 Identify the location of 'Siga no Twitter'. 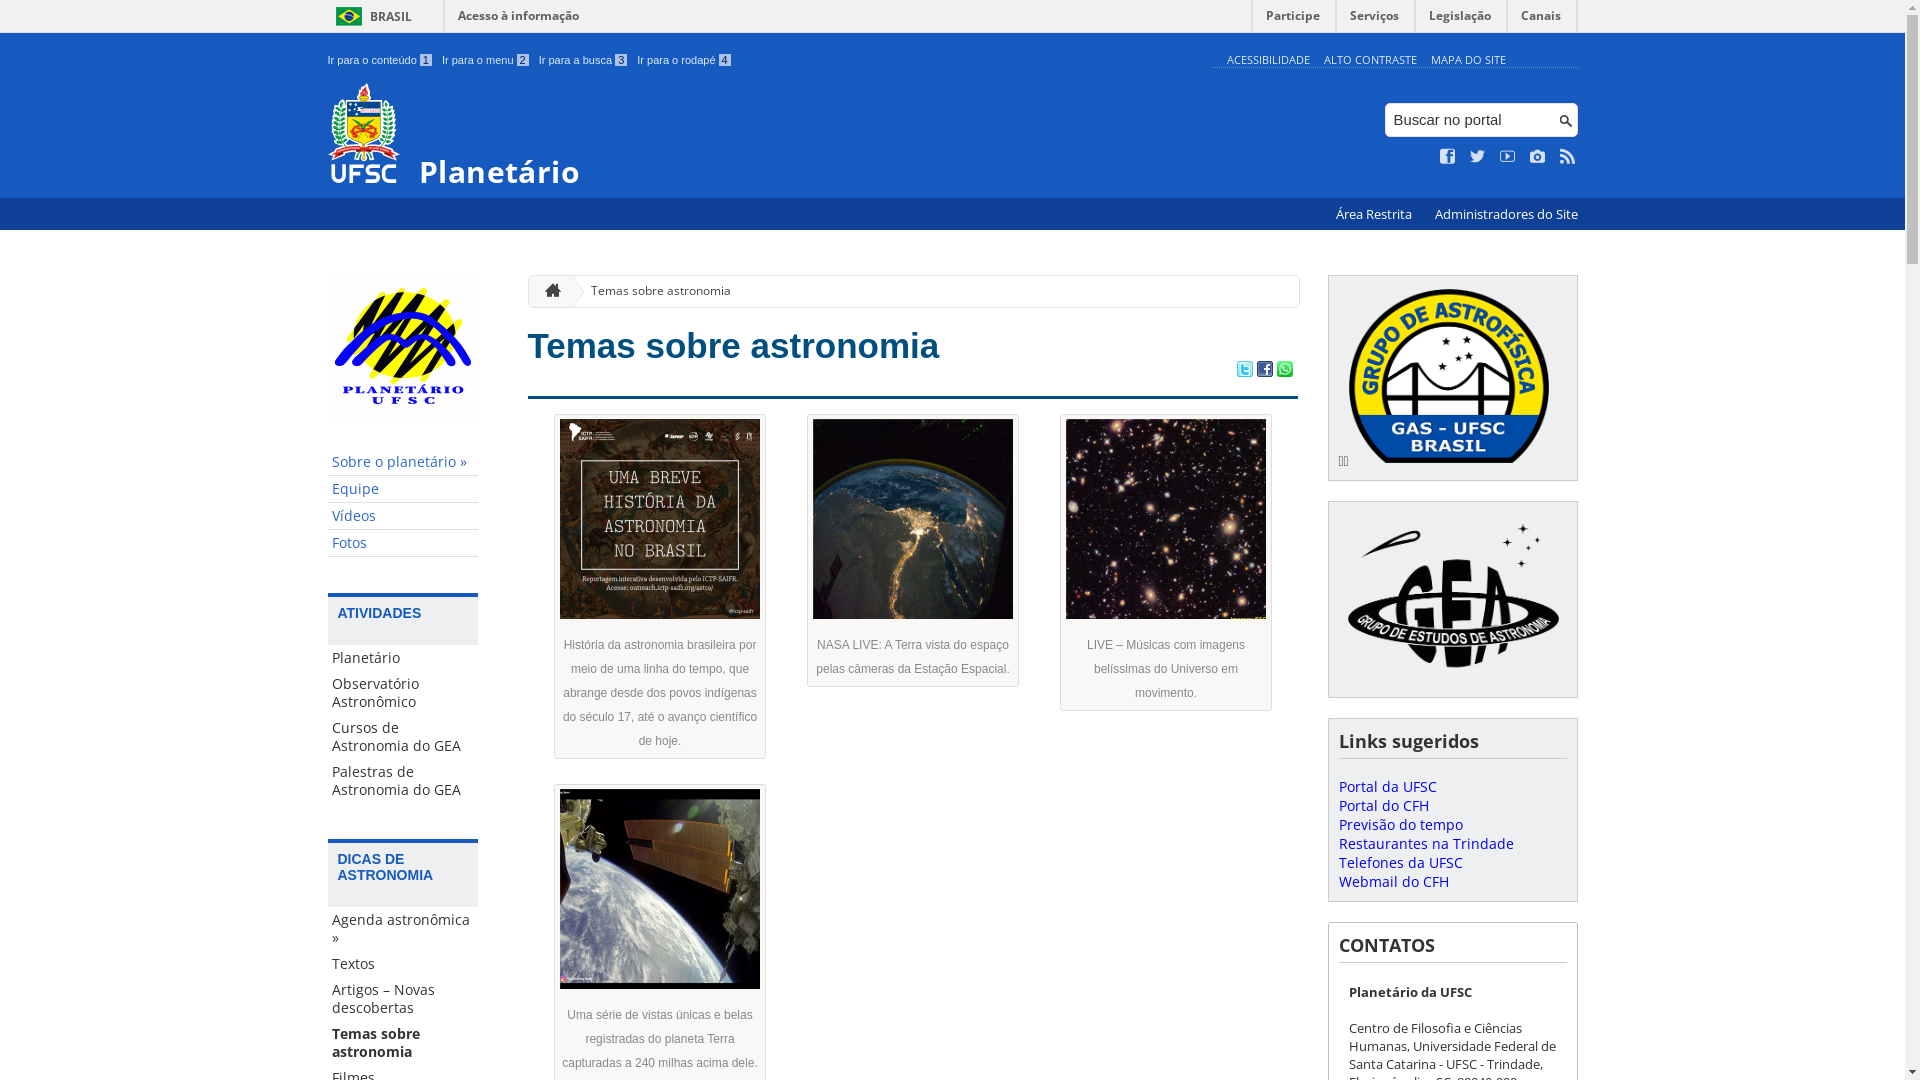
(1469, 156).